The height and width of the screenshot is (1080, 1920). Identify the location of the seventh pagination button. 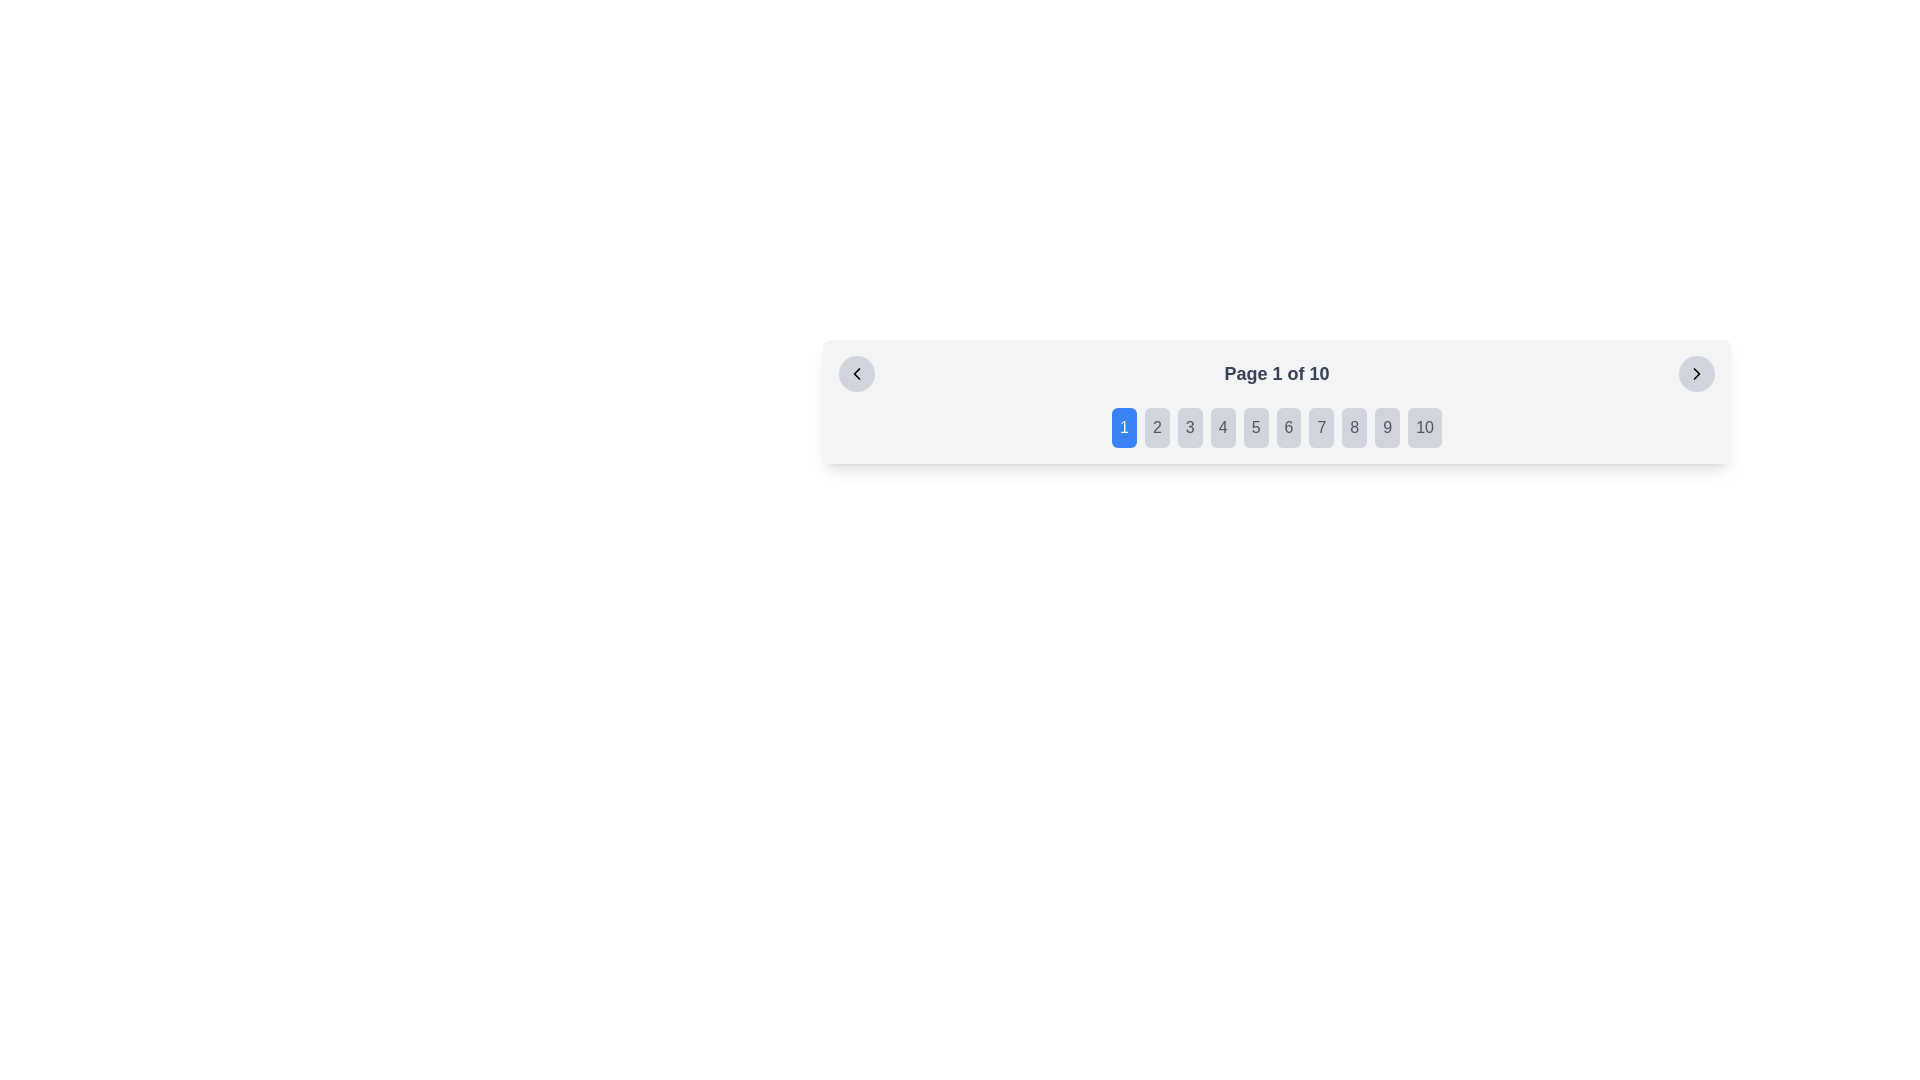
(1321, 427).